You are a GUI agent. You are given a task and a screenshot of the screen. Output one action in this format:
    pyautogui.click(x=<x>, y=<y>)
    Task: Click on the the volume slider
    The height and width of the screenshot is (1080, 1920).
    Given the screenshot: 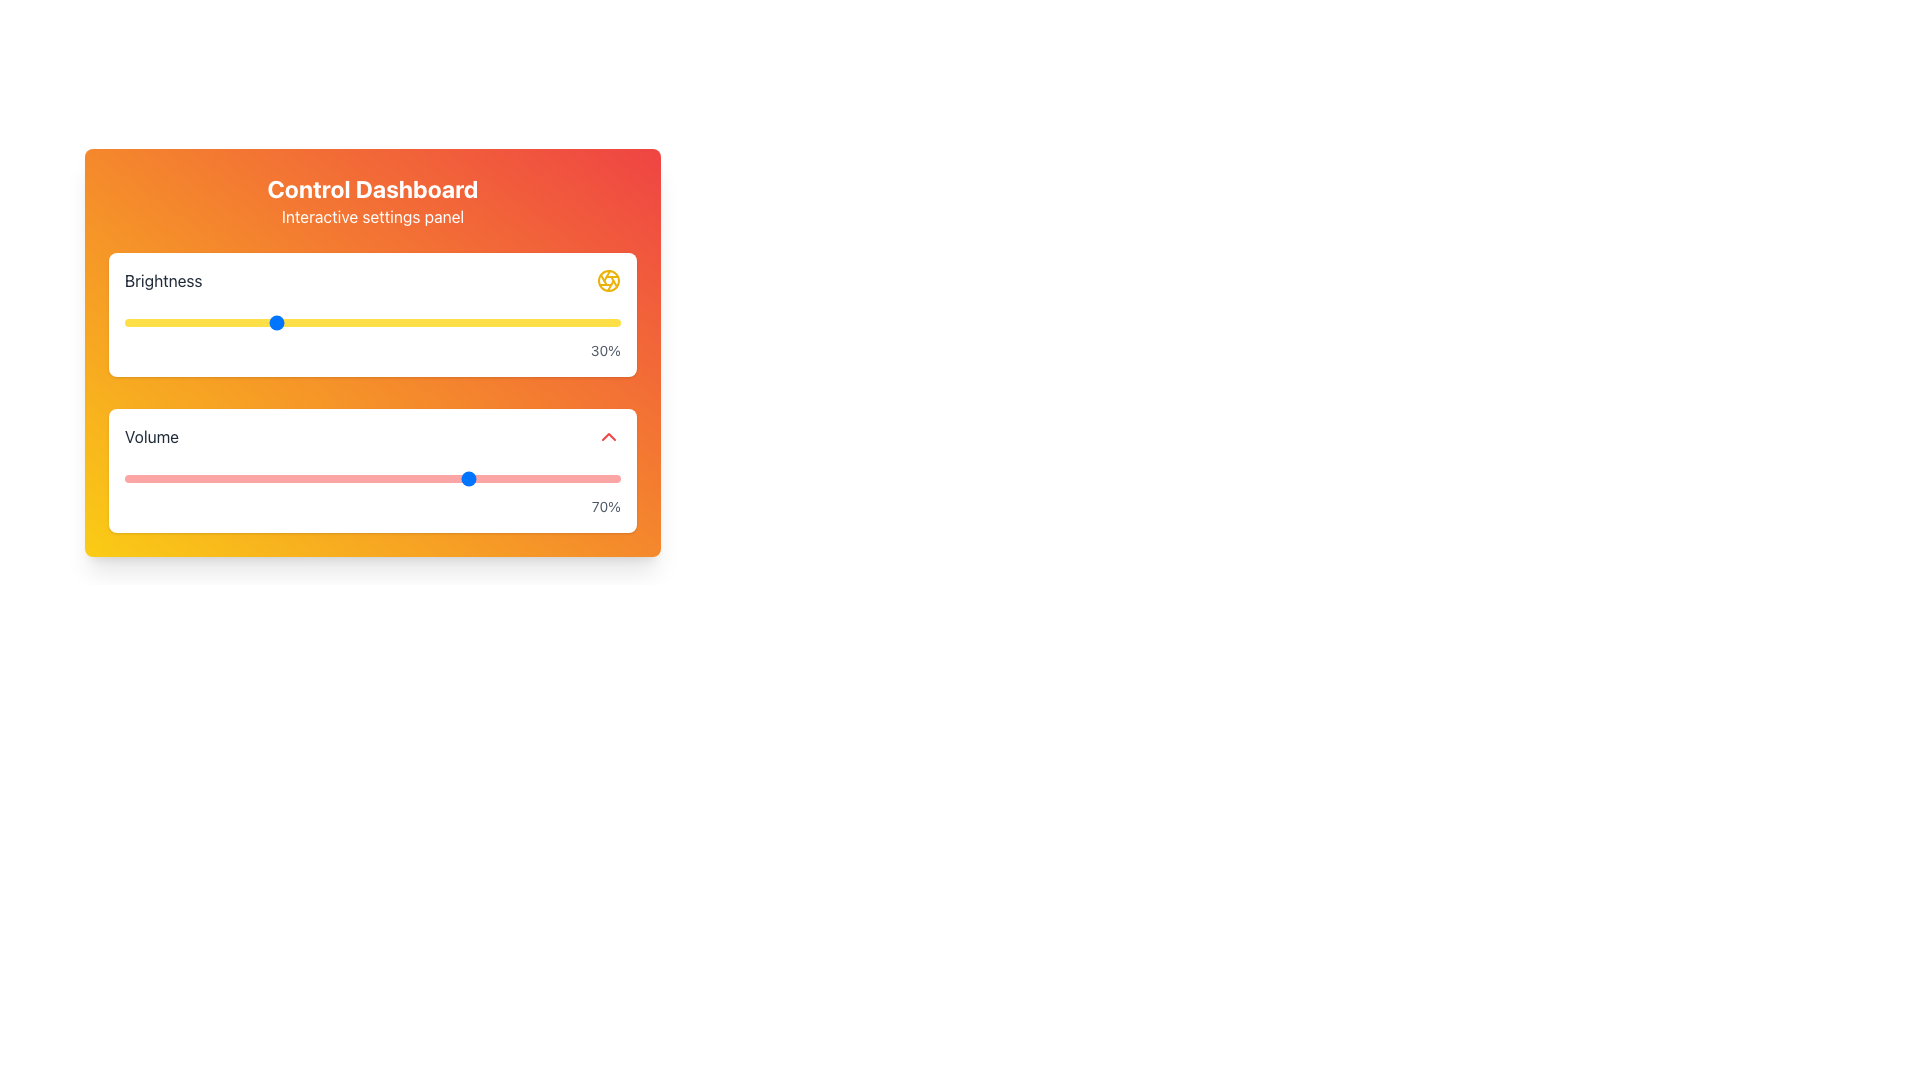 What is the action you would take?
    pyautogui.click(x=287, y=478)
    